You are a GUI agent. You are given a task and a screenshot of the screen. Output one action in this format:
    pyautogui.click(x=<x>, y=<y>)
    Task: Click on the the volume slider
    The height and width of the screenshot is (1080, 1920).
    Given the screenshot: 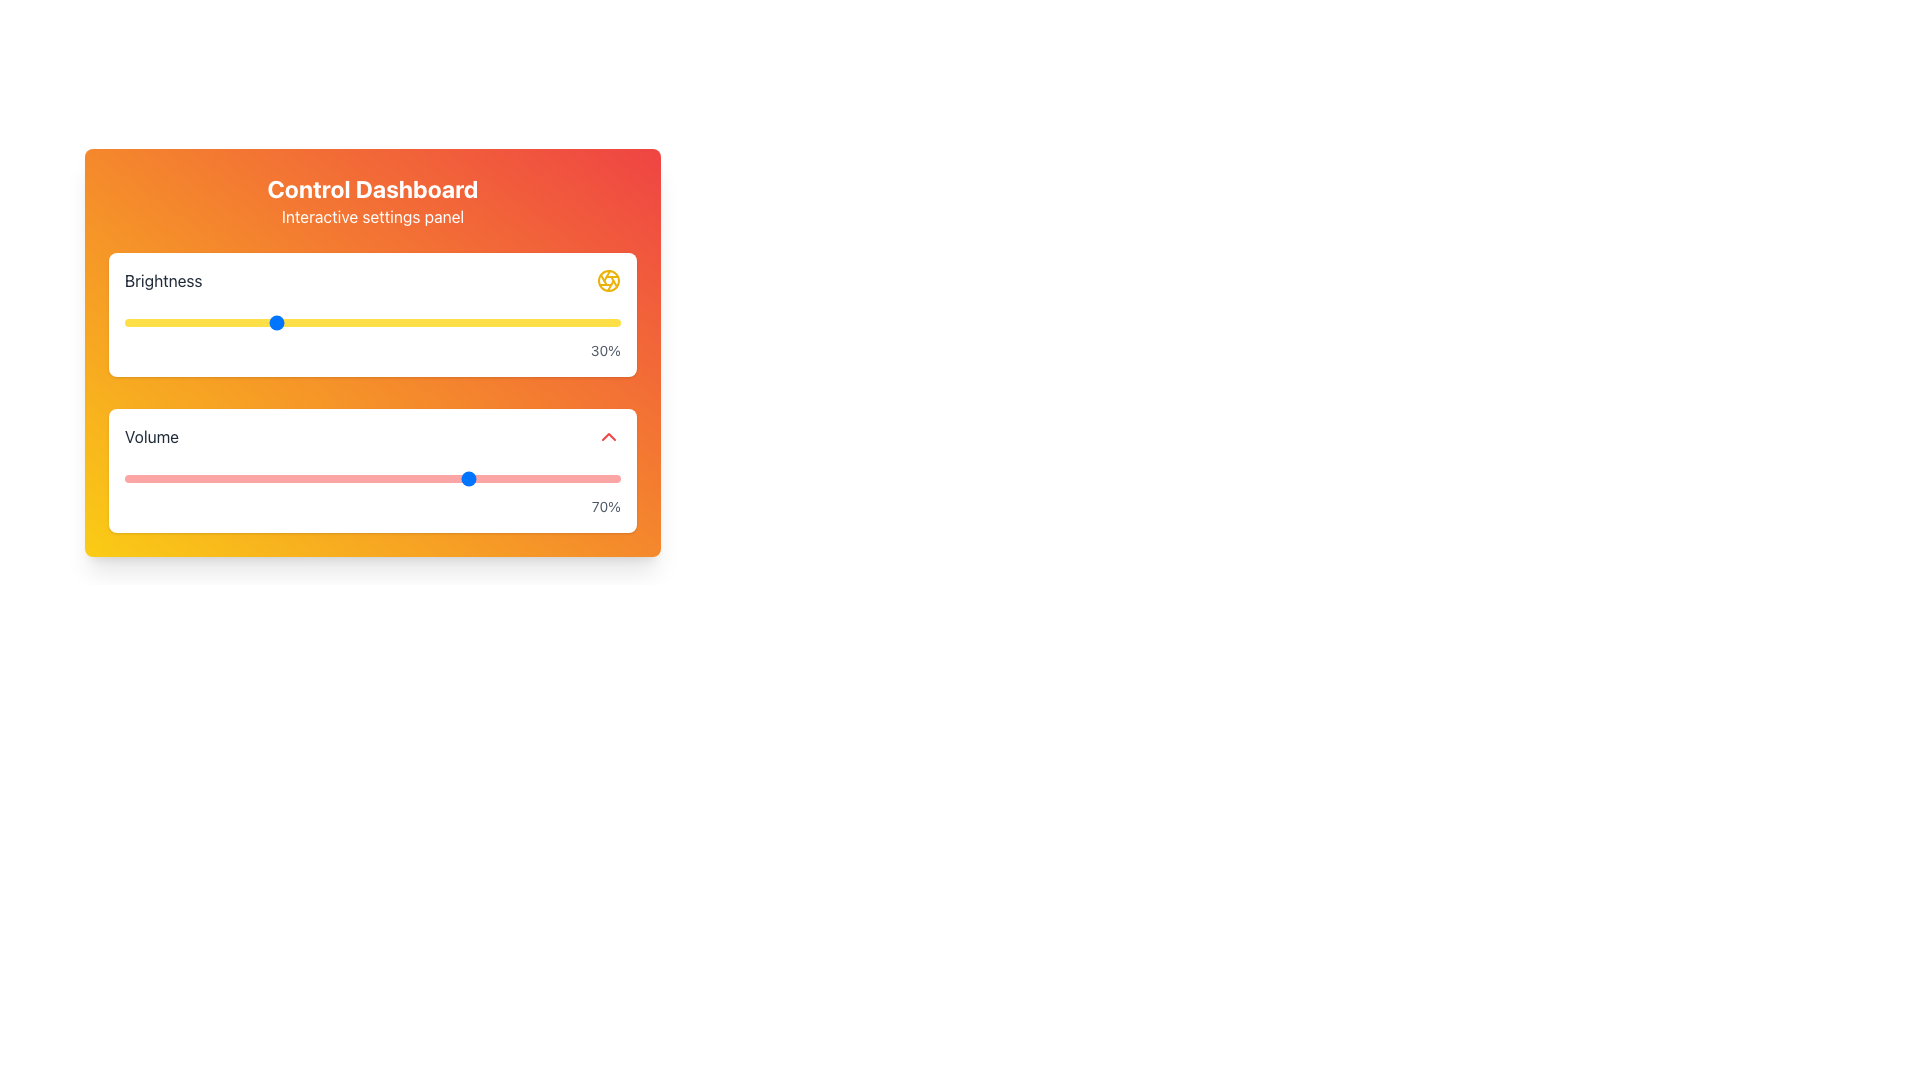 What is the action you would take?
    pyautogui.click(x=287, y=478)
    